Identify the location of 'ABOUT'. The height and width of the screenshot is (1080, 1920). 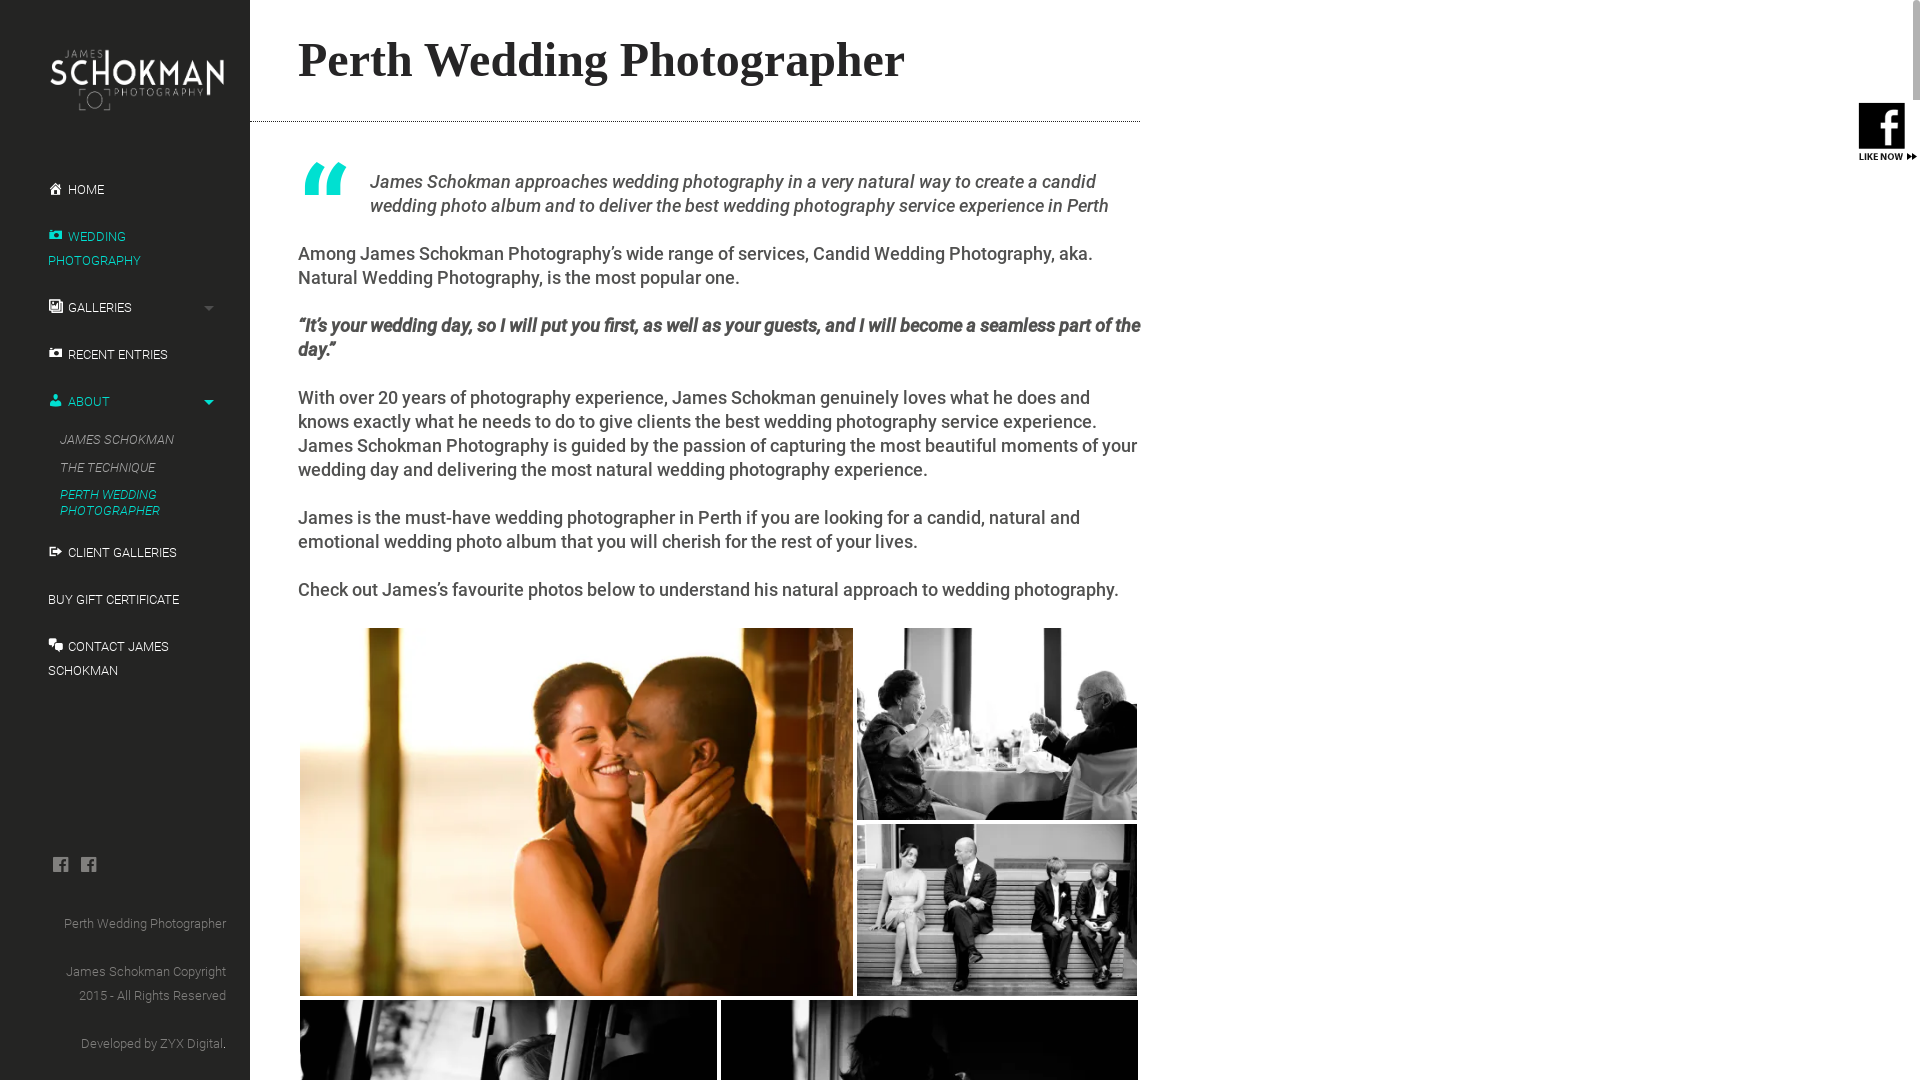
(123, 401).